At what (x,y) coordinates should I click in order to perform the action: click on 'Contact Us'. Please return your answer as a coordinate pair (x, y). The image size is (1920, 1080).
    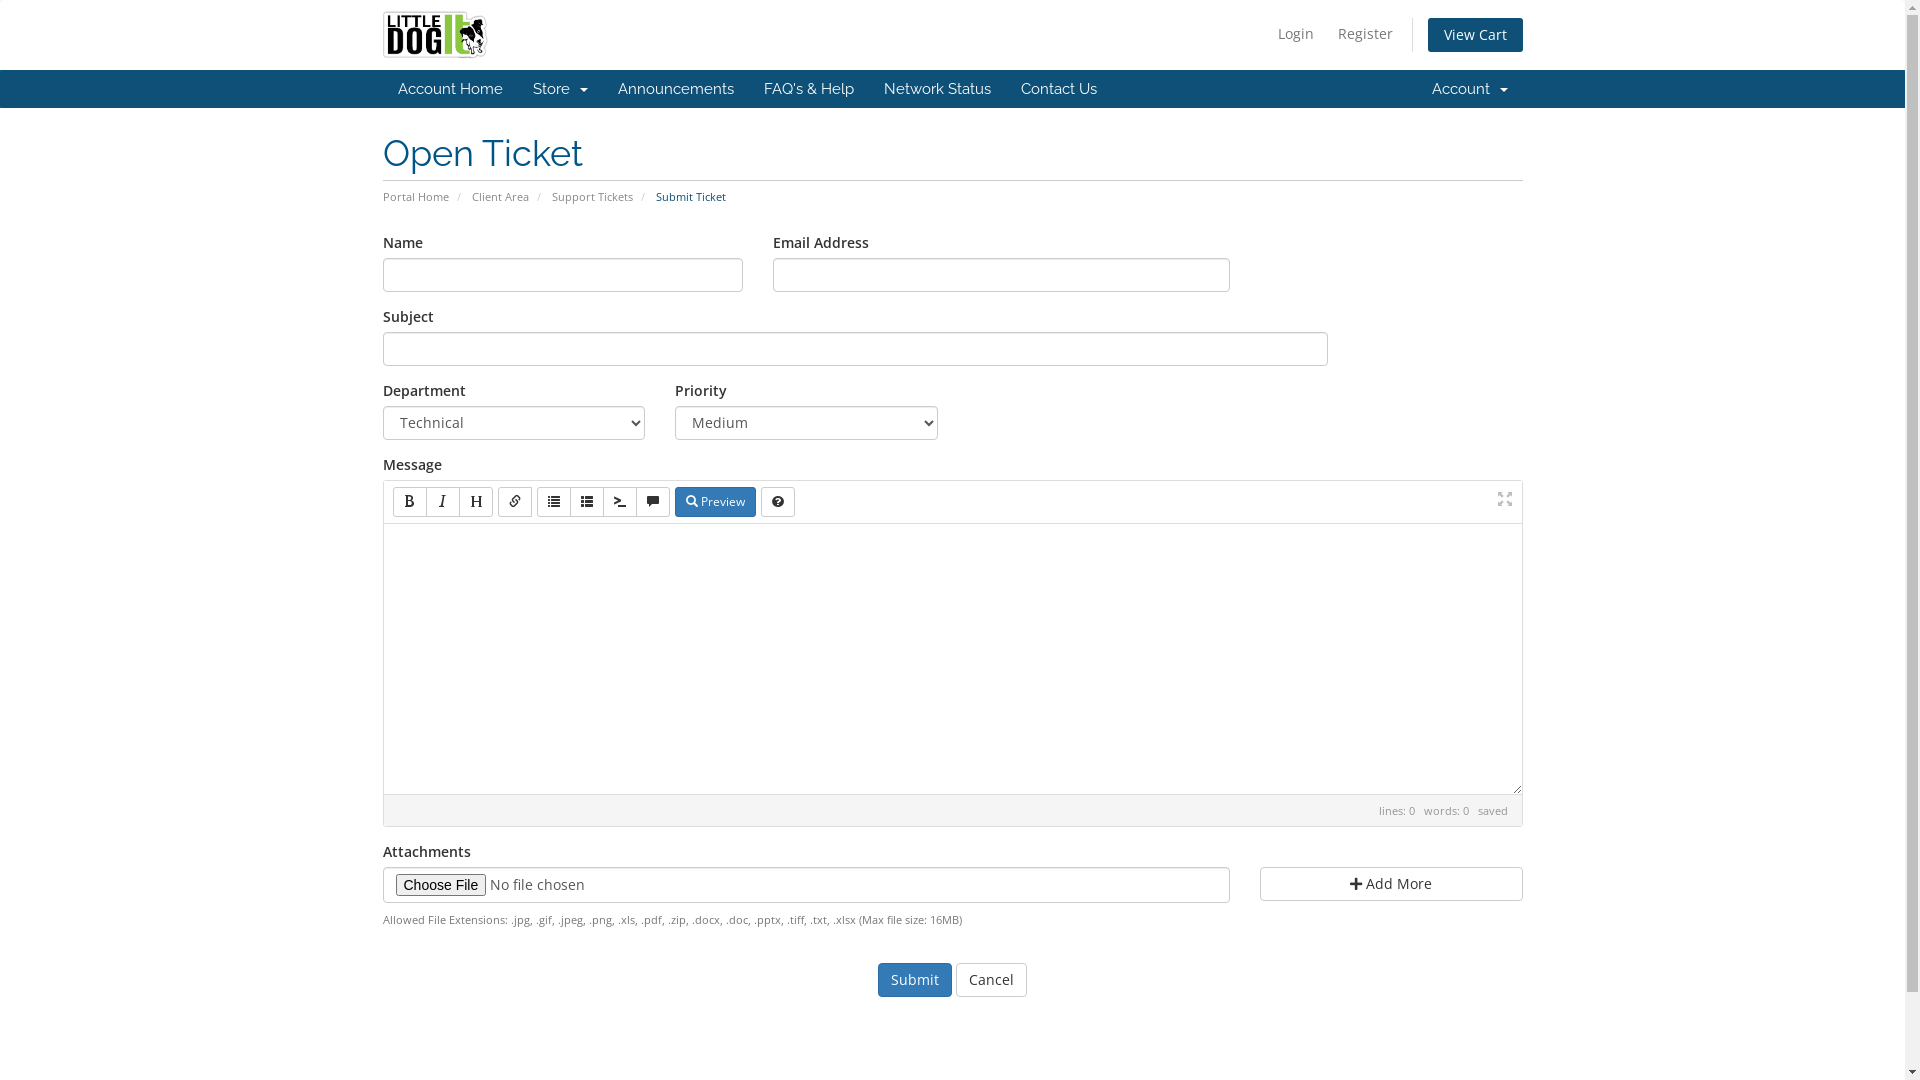
    Looking at the image, I should click on (1058, 87).